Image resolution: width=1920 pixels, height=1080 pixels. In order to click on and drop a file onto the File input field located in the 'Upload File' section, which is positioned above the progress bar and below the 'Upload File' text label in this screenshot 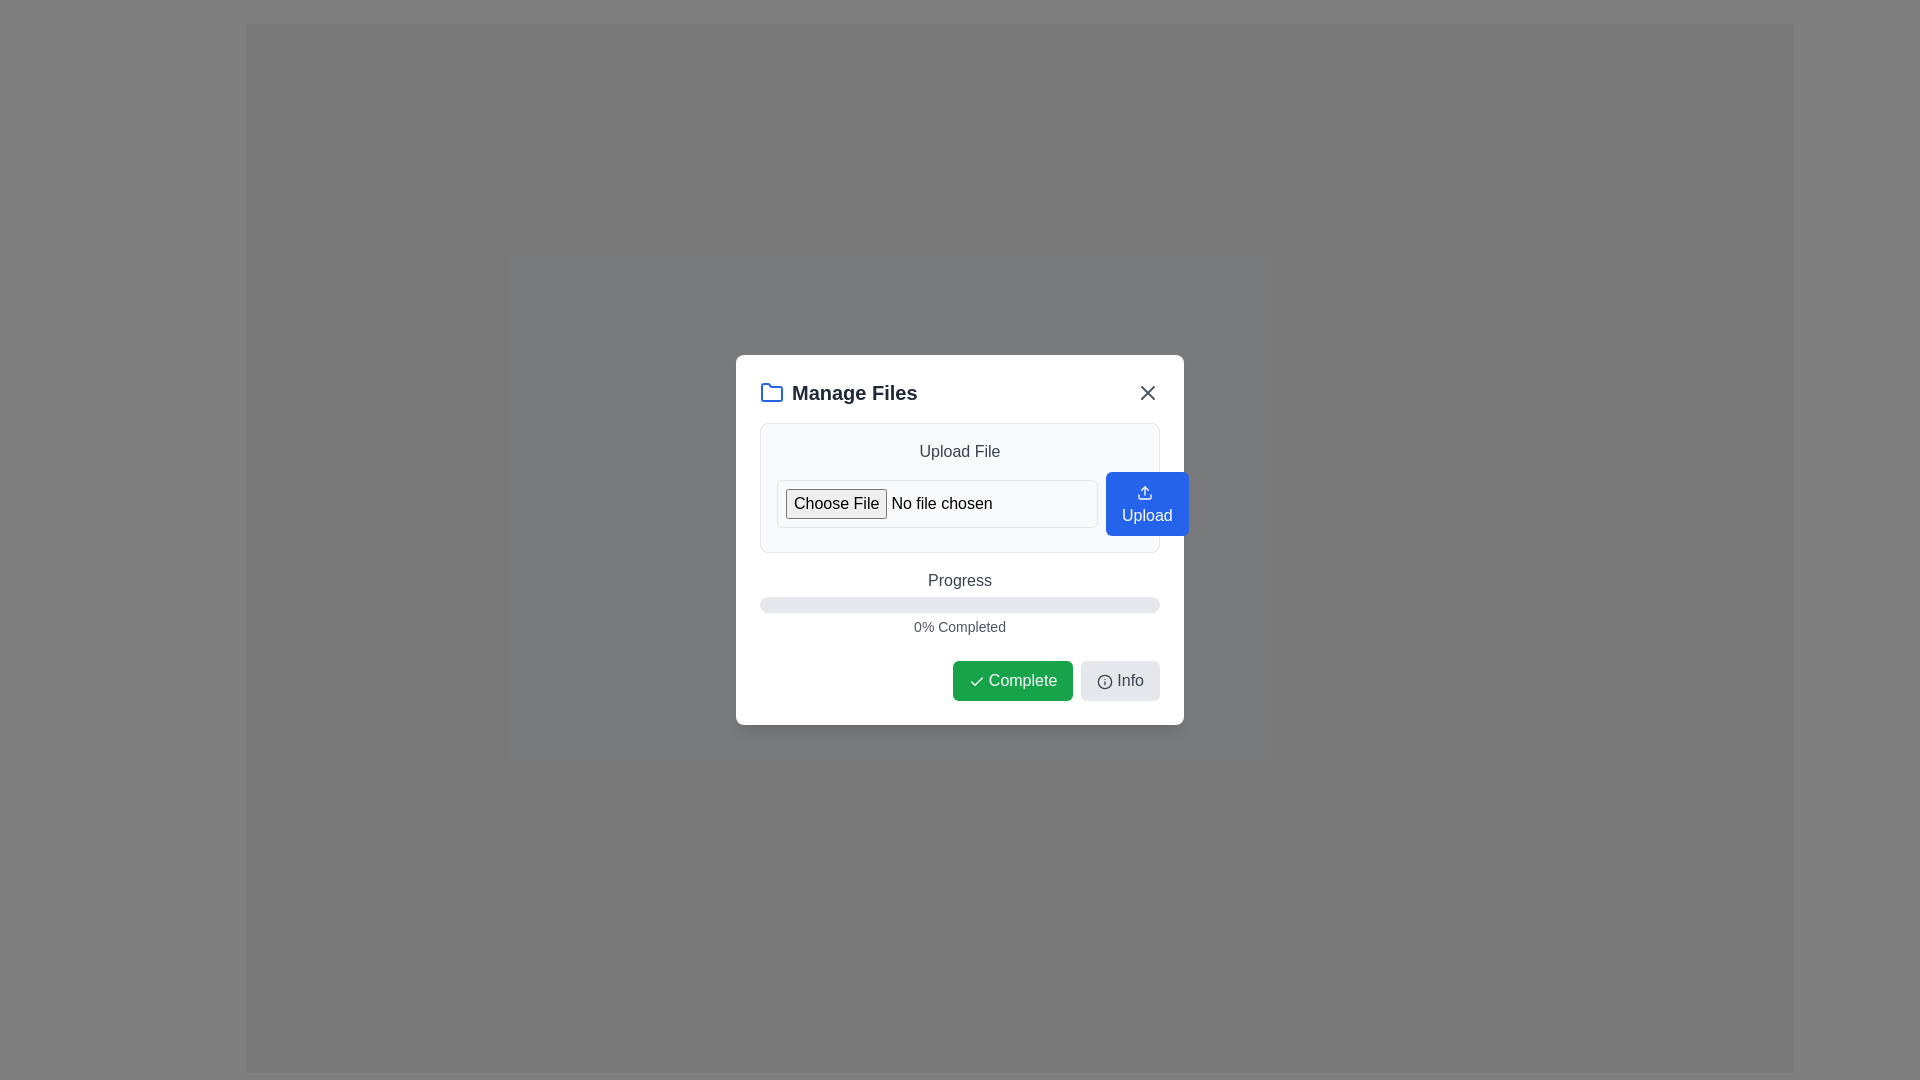, I will do `click(936, 503)`.